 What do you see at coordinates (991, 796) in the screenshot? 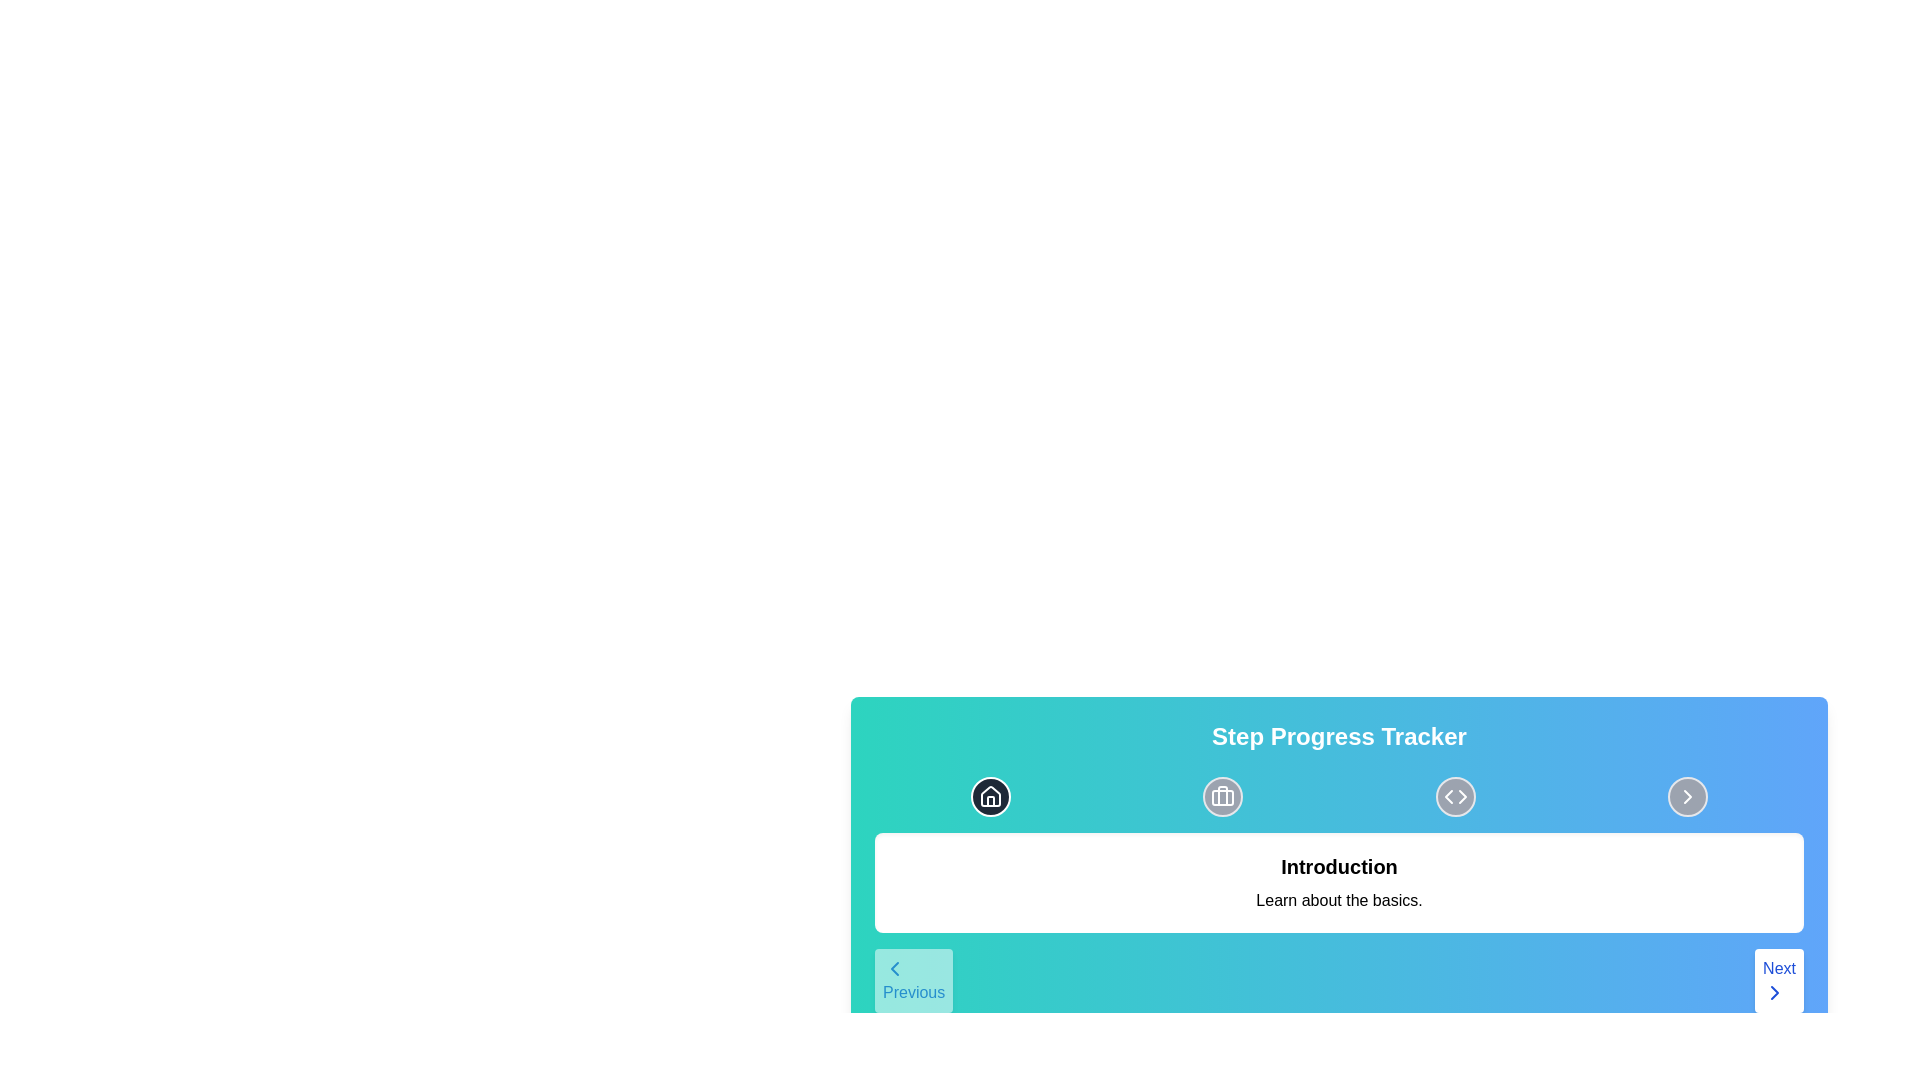
I see `the home icon represented by an SVG graphic within a circular button, located at the top left of the step progress tracker interface` at bounding box center [991, 796].